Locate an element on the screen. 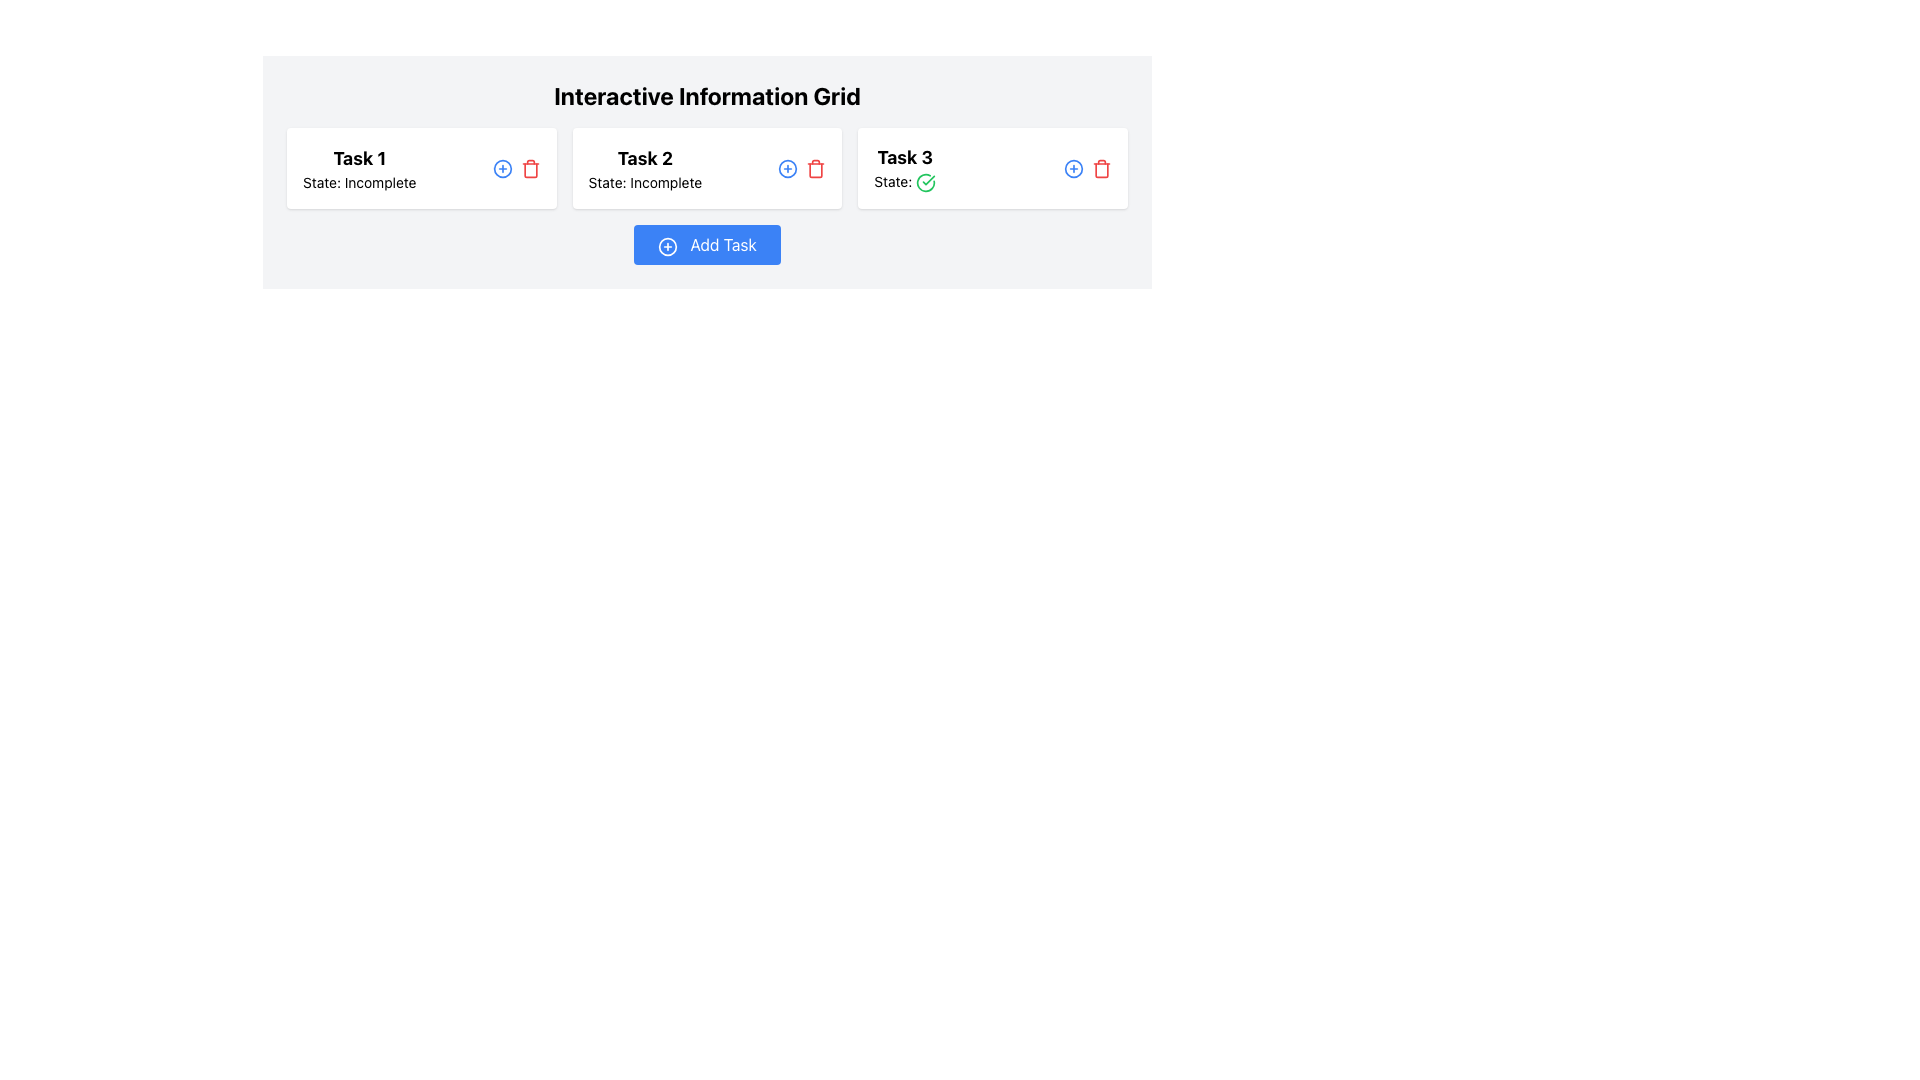 This screenshot has width=1920, height=1080. the Trash Can Icon associated with Task 2 is located at coordinates (816, 167).